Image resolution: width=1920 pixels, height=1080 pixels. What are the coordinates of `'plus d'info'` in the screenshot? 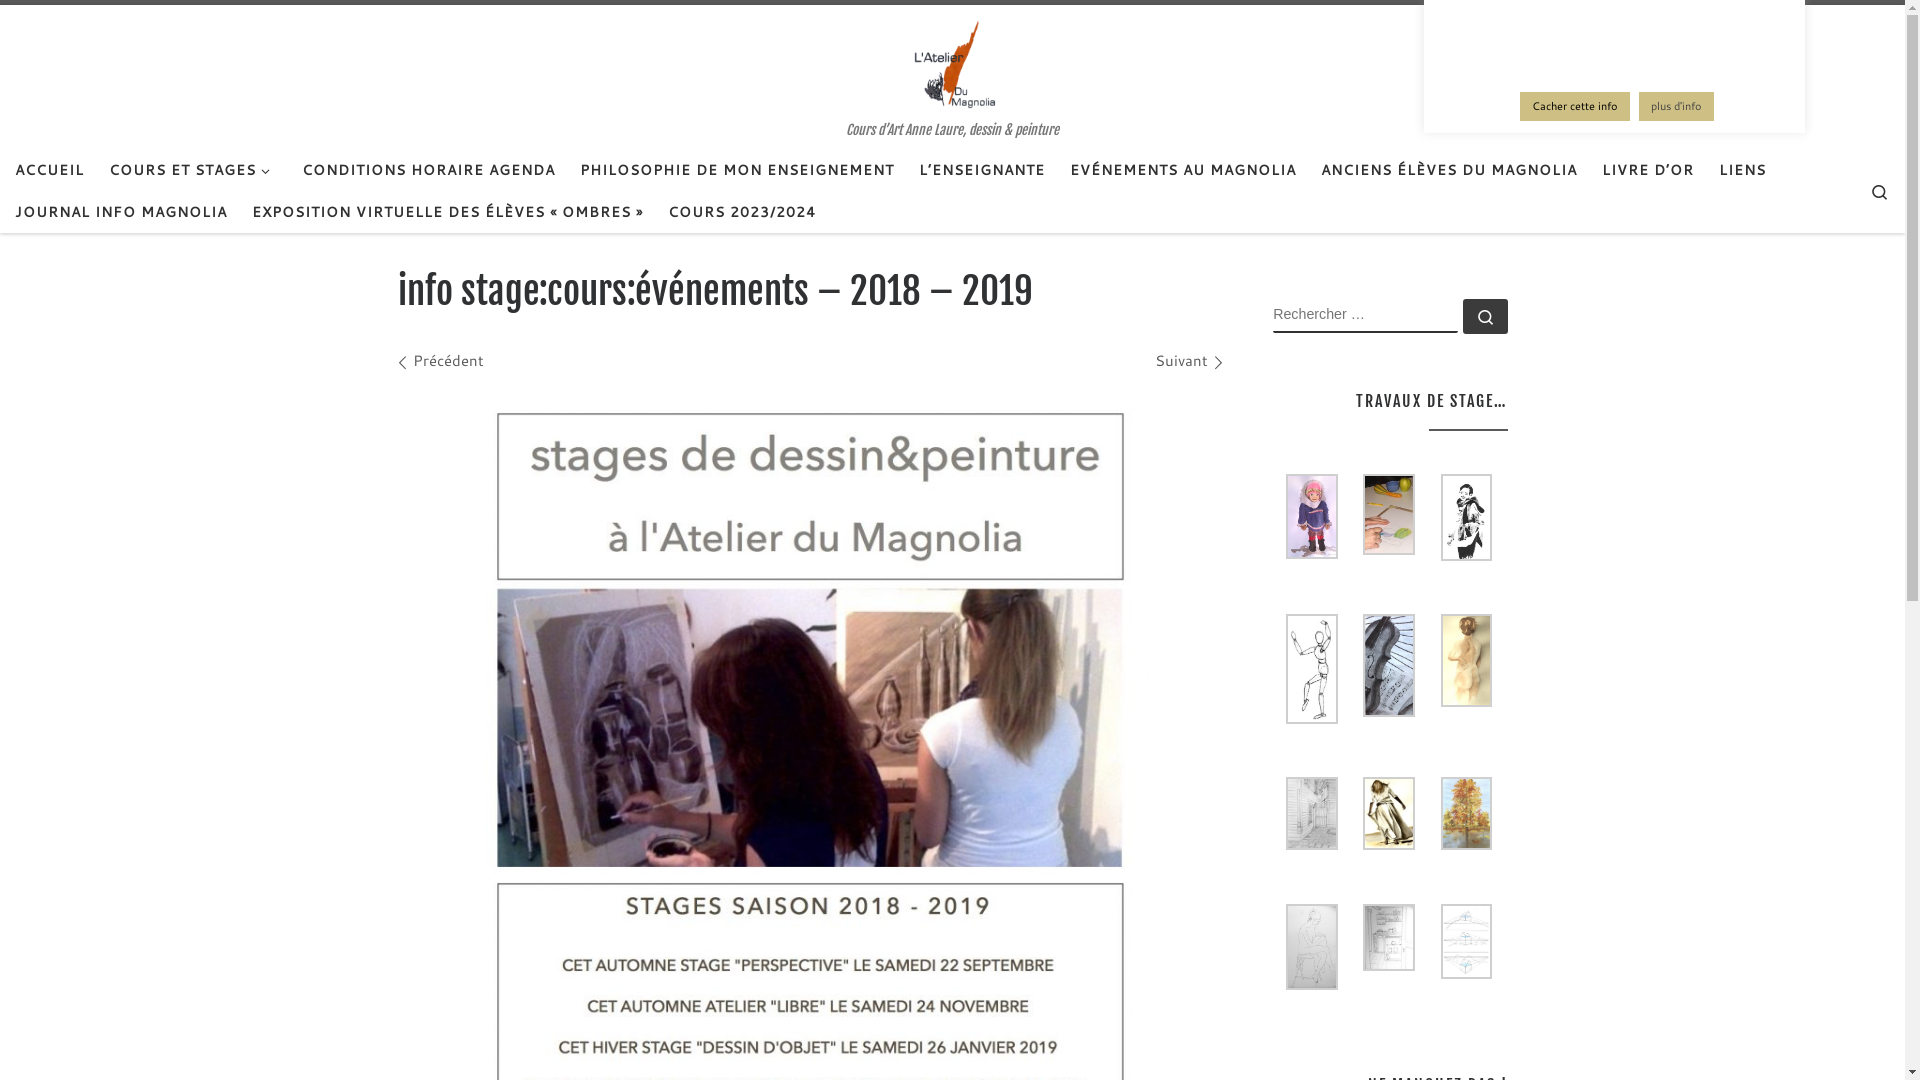 It's located at (1676, 106).